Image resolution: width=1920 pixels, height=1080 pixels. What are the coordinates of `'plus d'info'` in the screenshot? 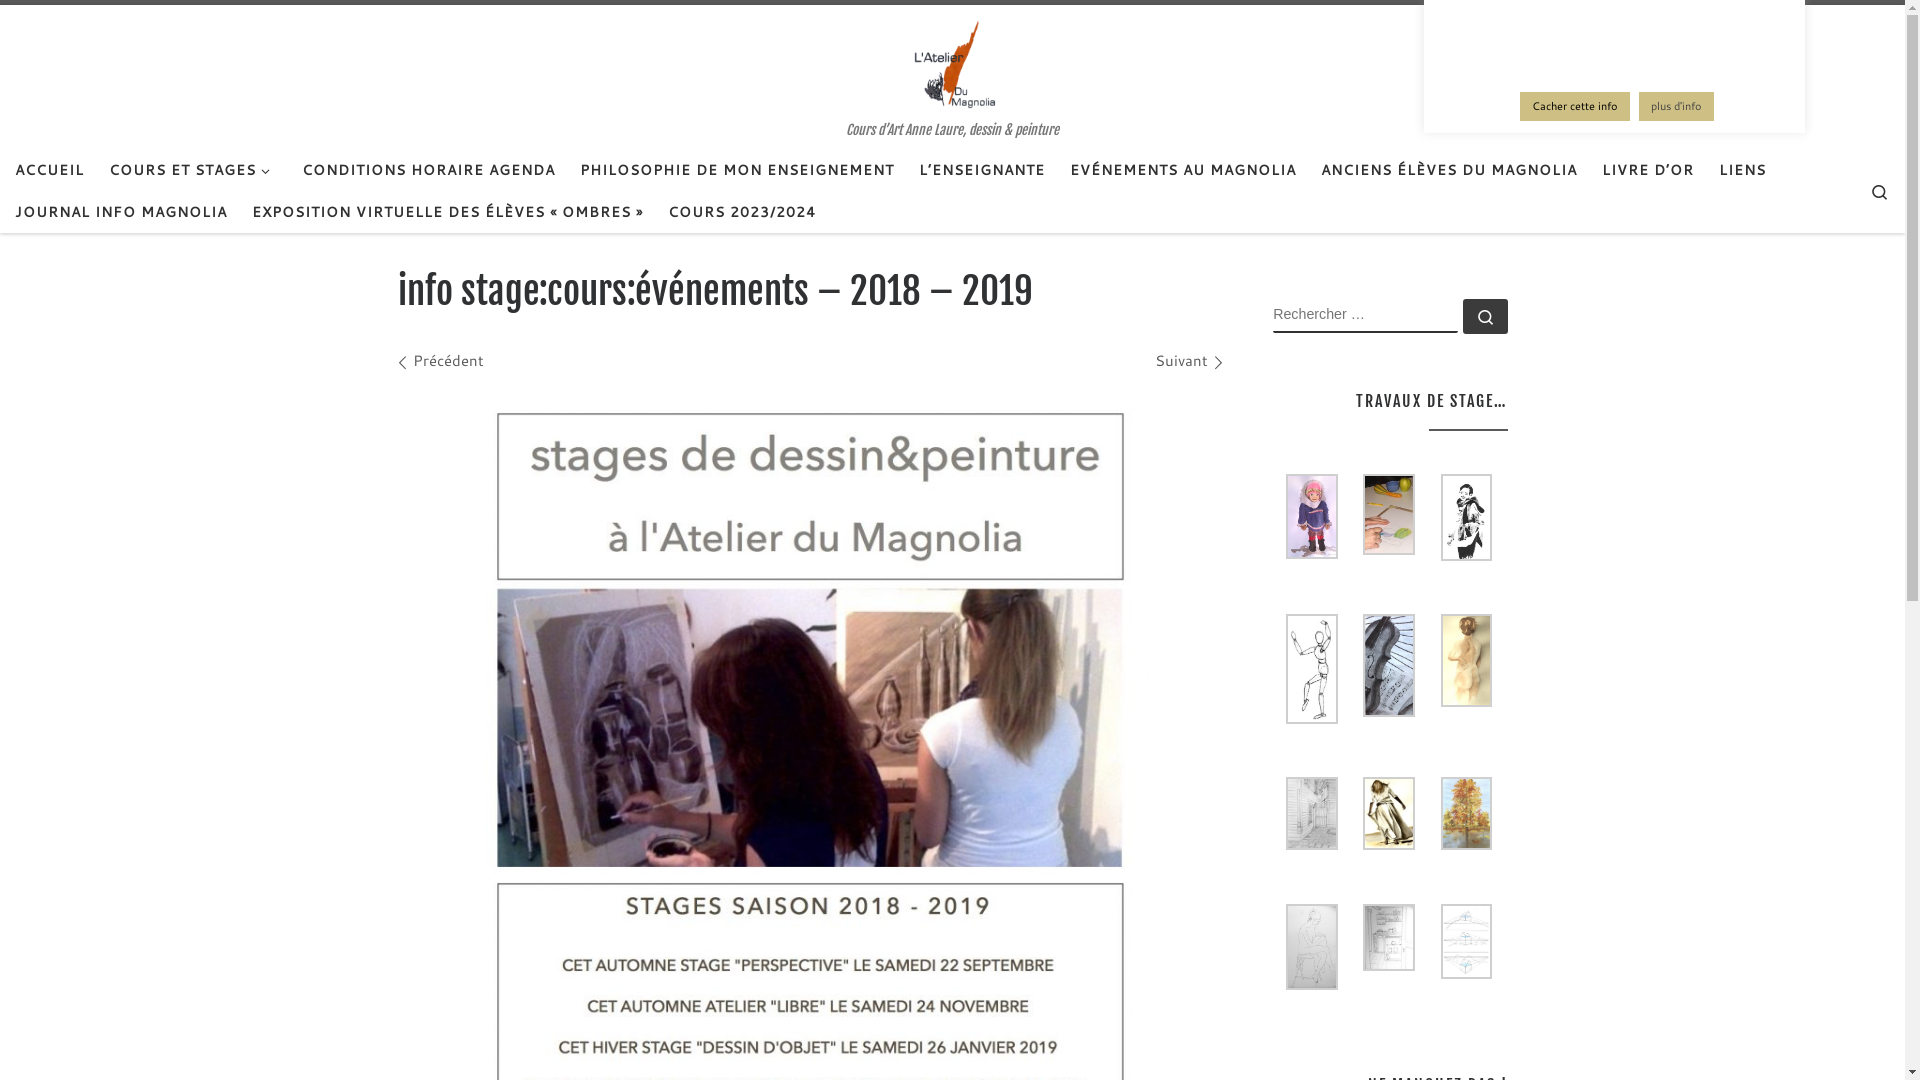 It's located at (1676, 106).